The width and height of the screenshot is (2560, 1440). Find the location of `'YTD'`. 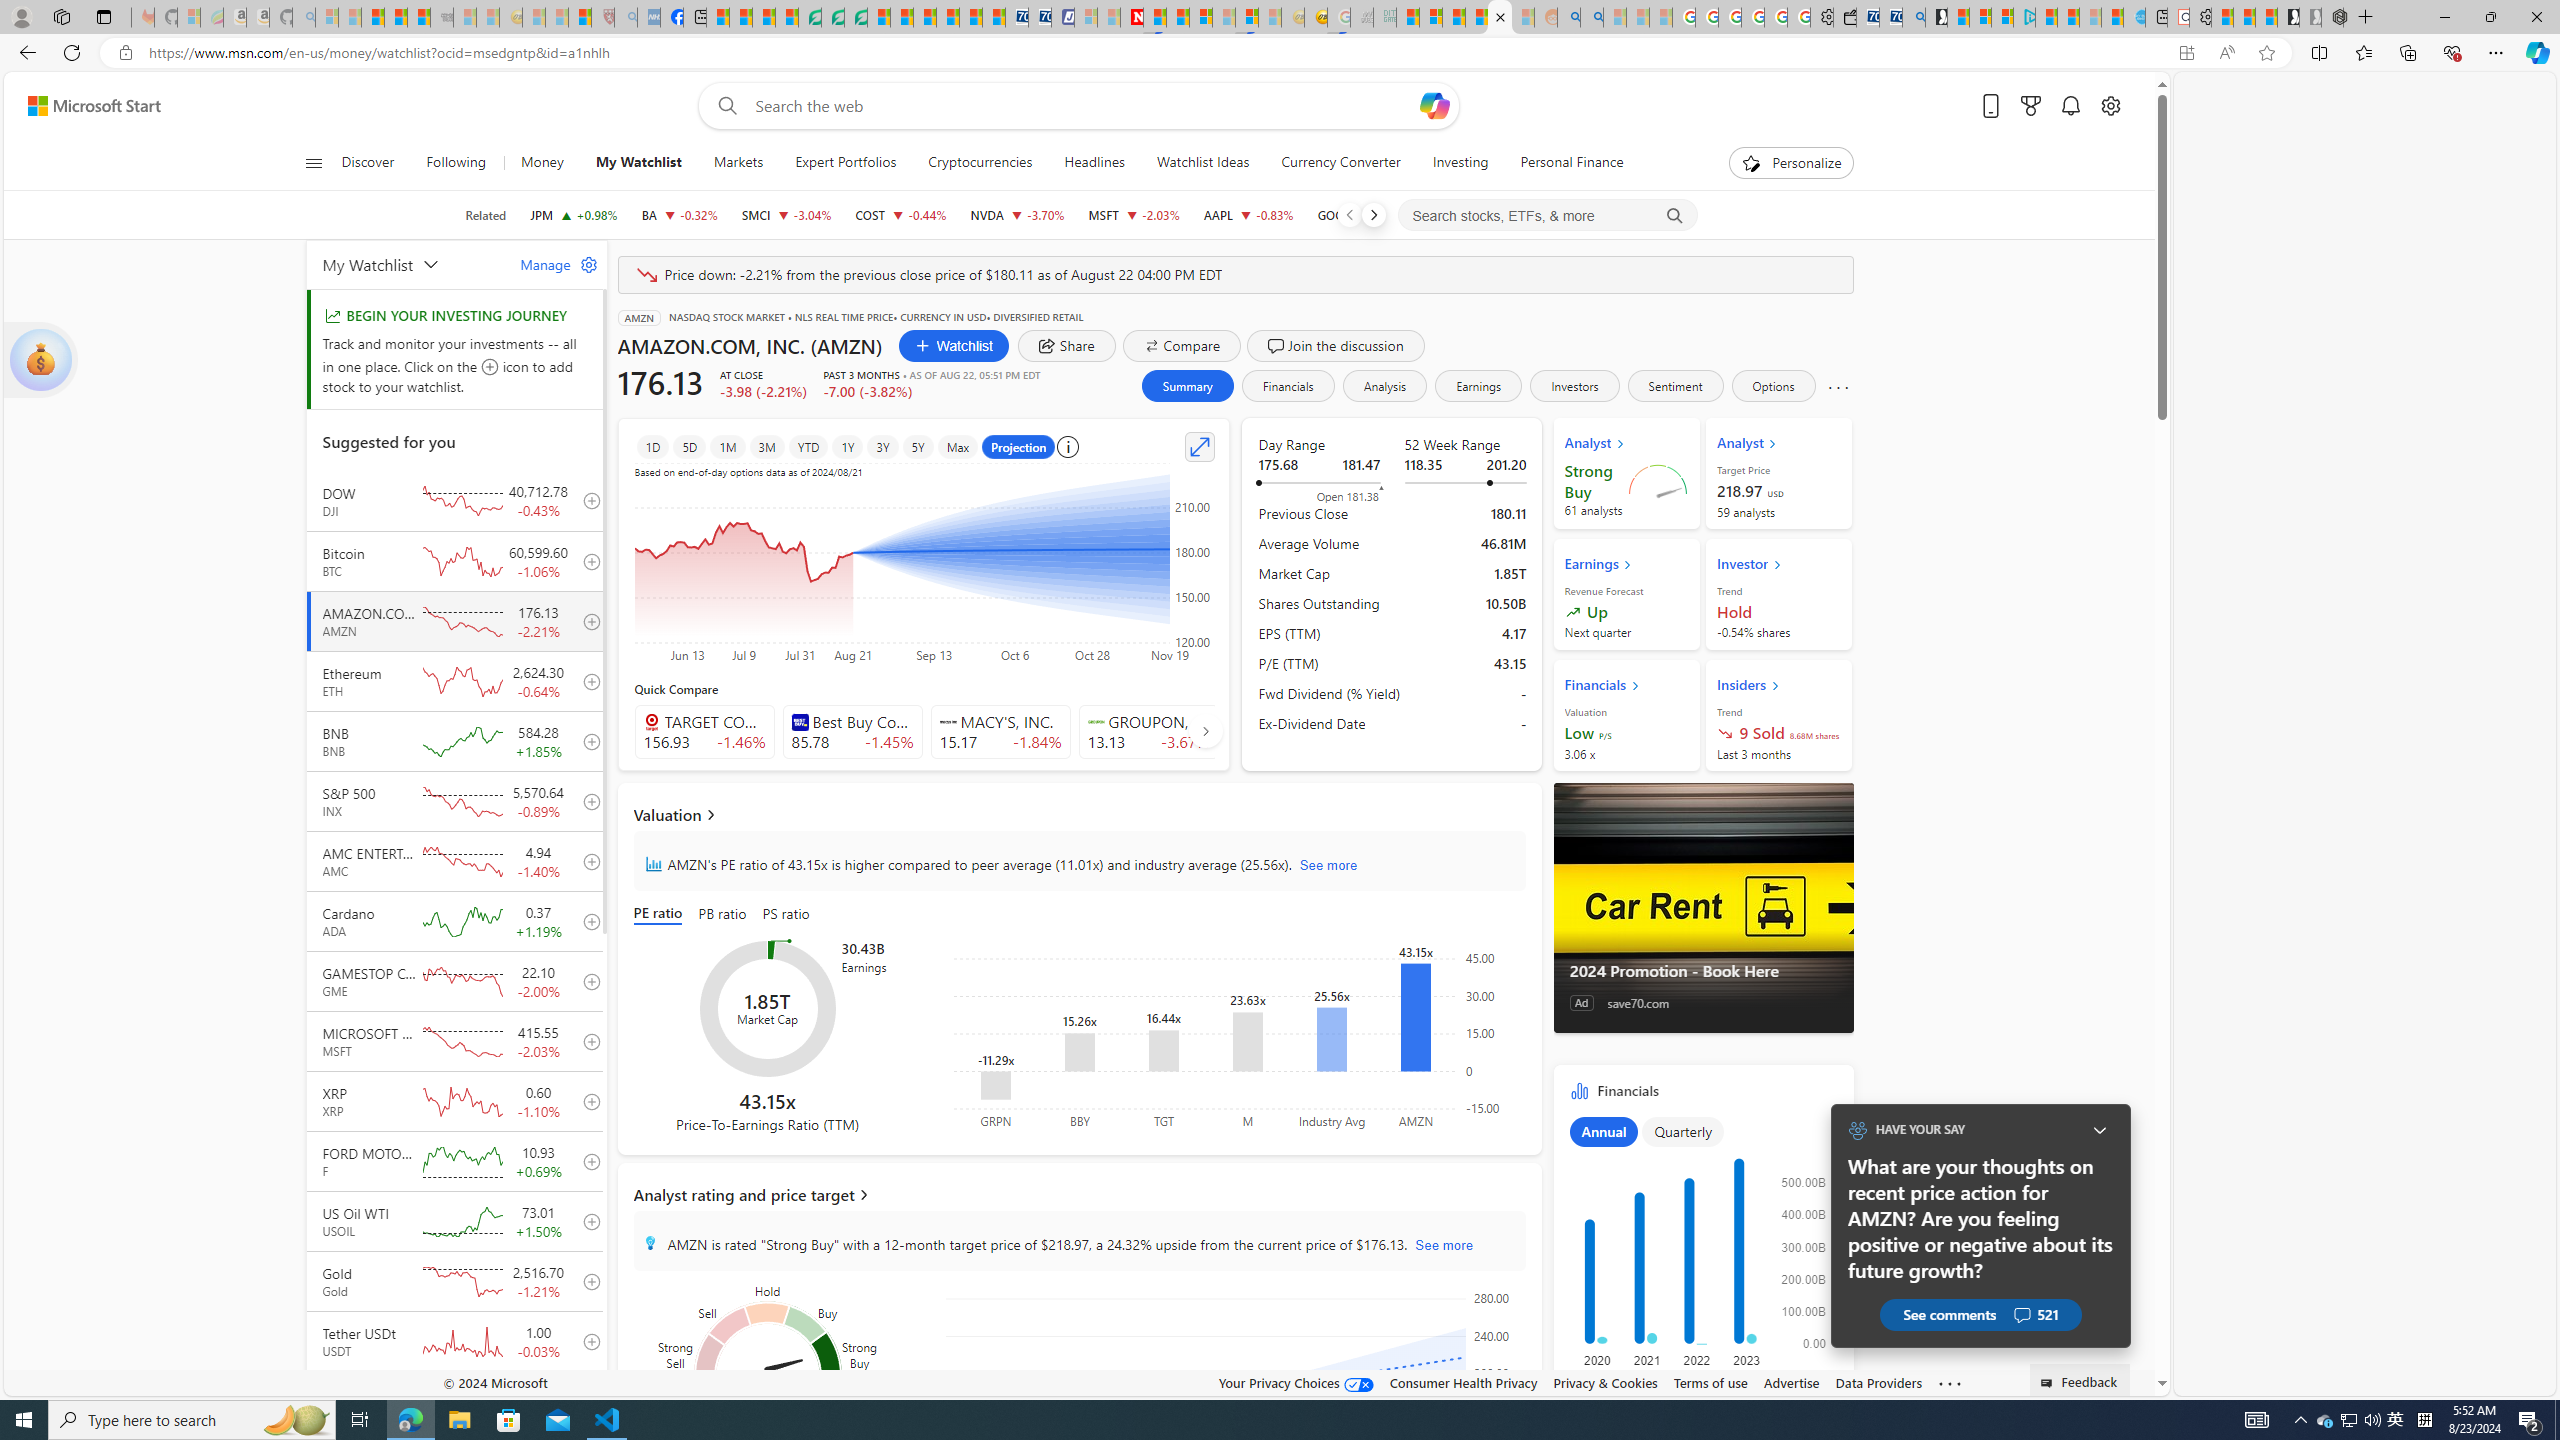

'YTD' is located at coordinates (807, 447).